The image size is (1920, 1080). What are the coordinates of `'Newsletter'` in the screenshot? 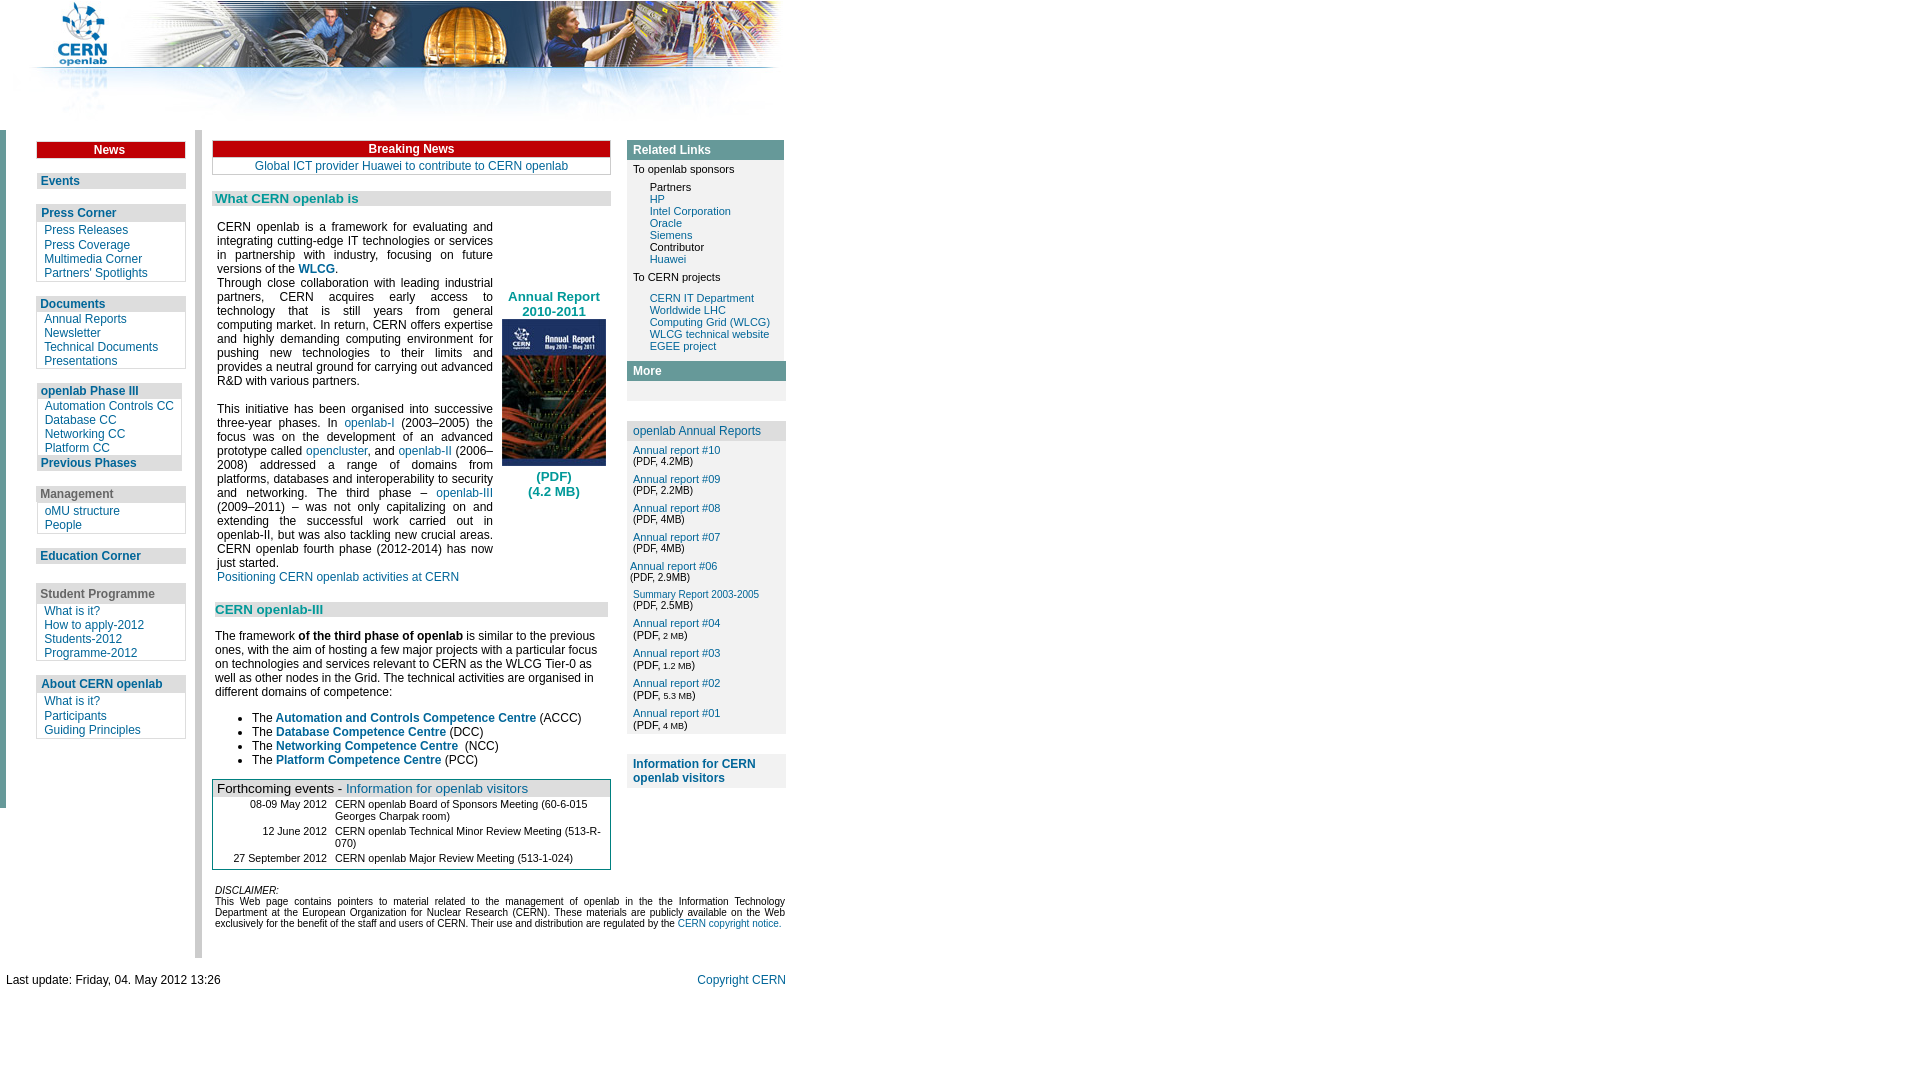 It's located at (72, 331).